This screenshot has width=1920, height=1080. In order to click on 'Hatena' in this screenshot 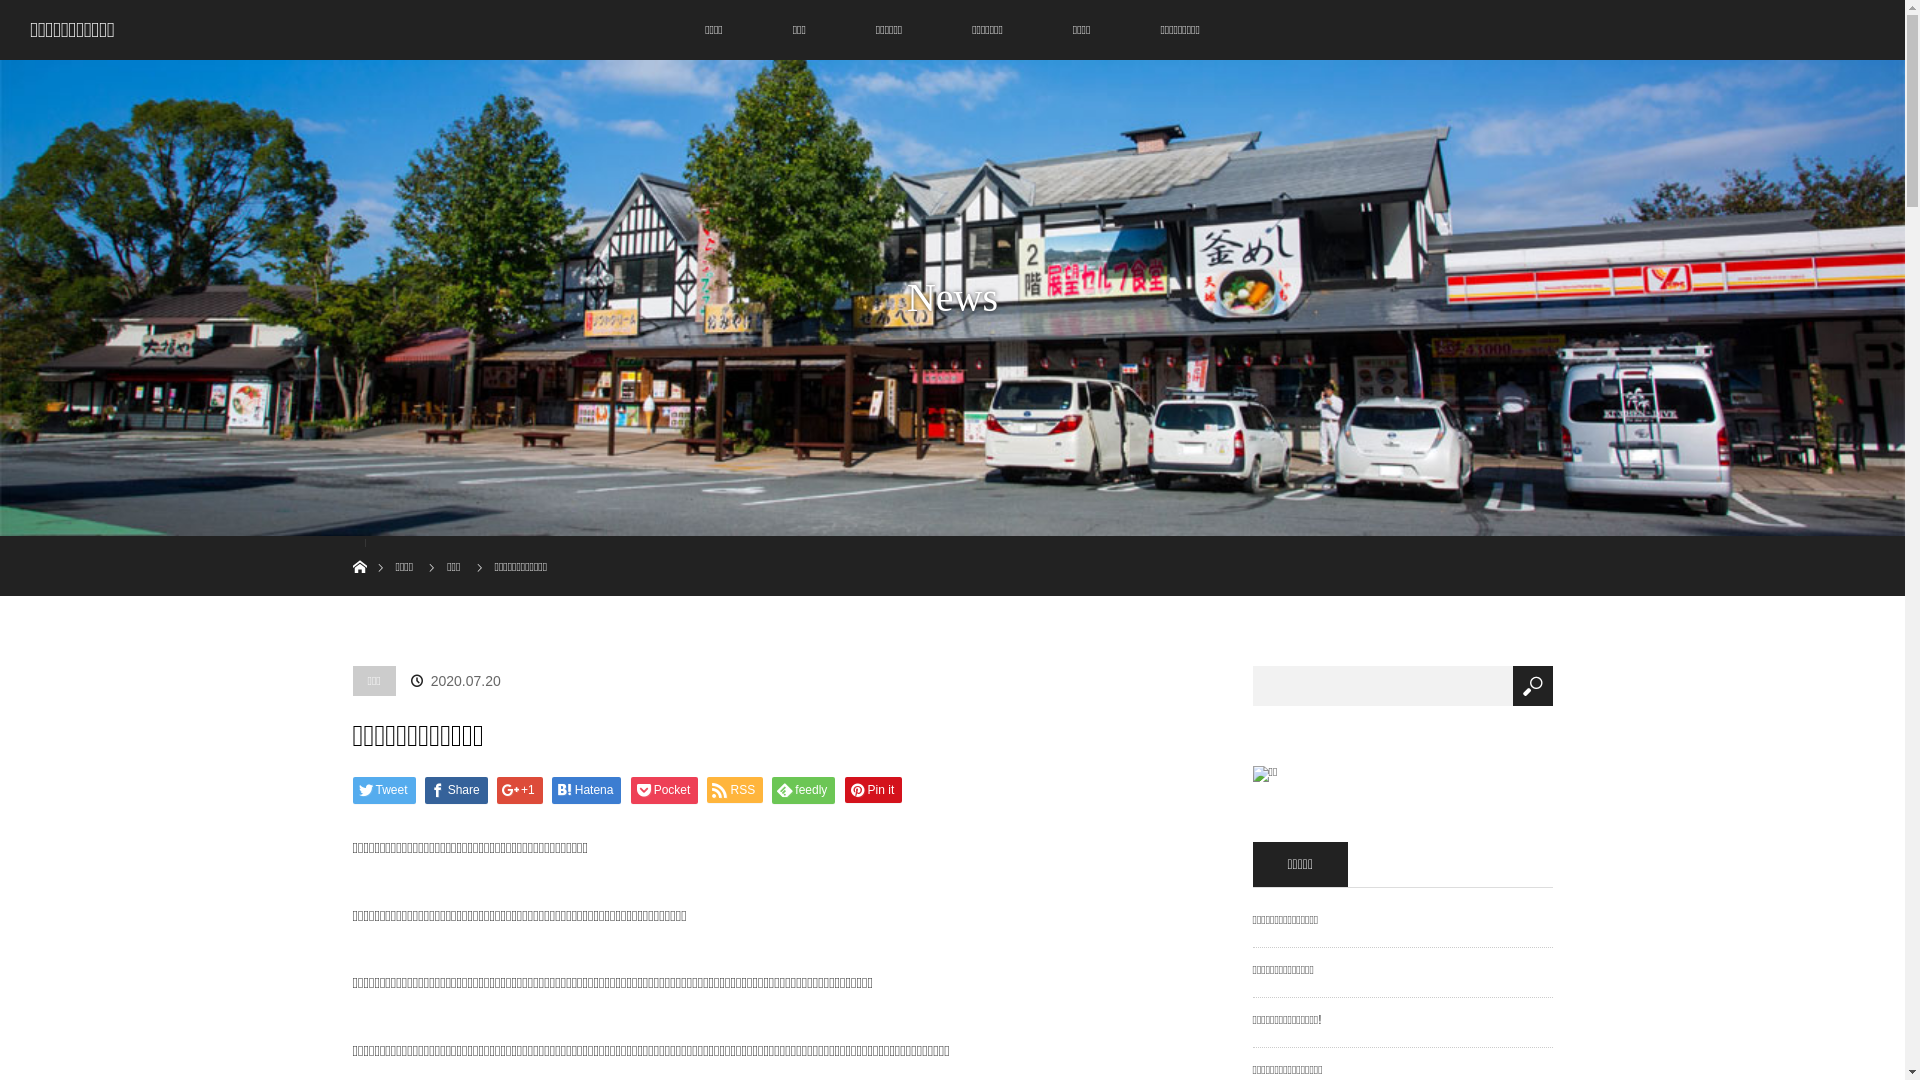, I will do `click(552, 789)`.